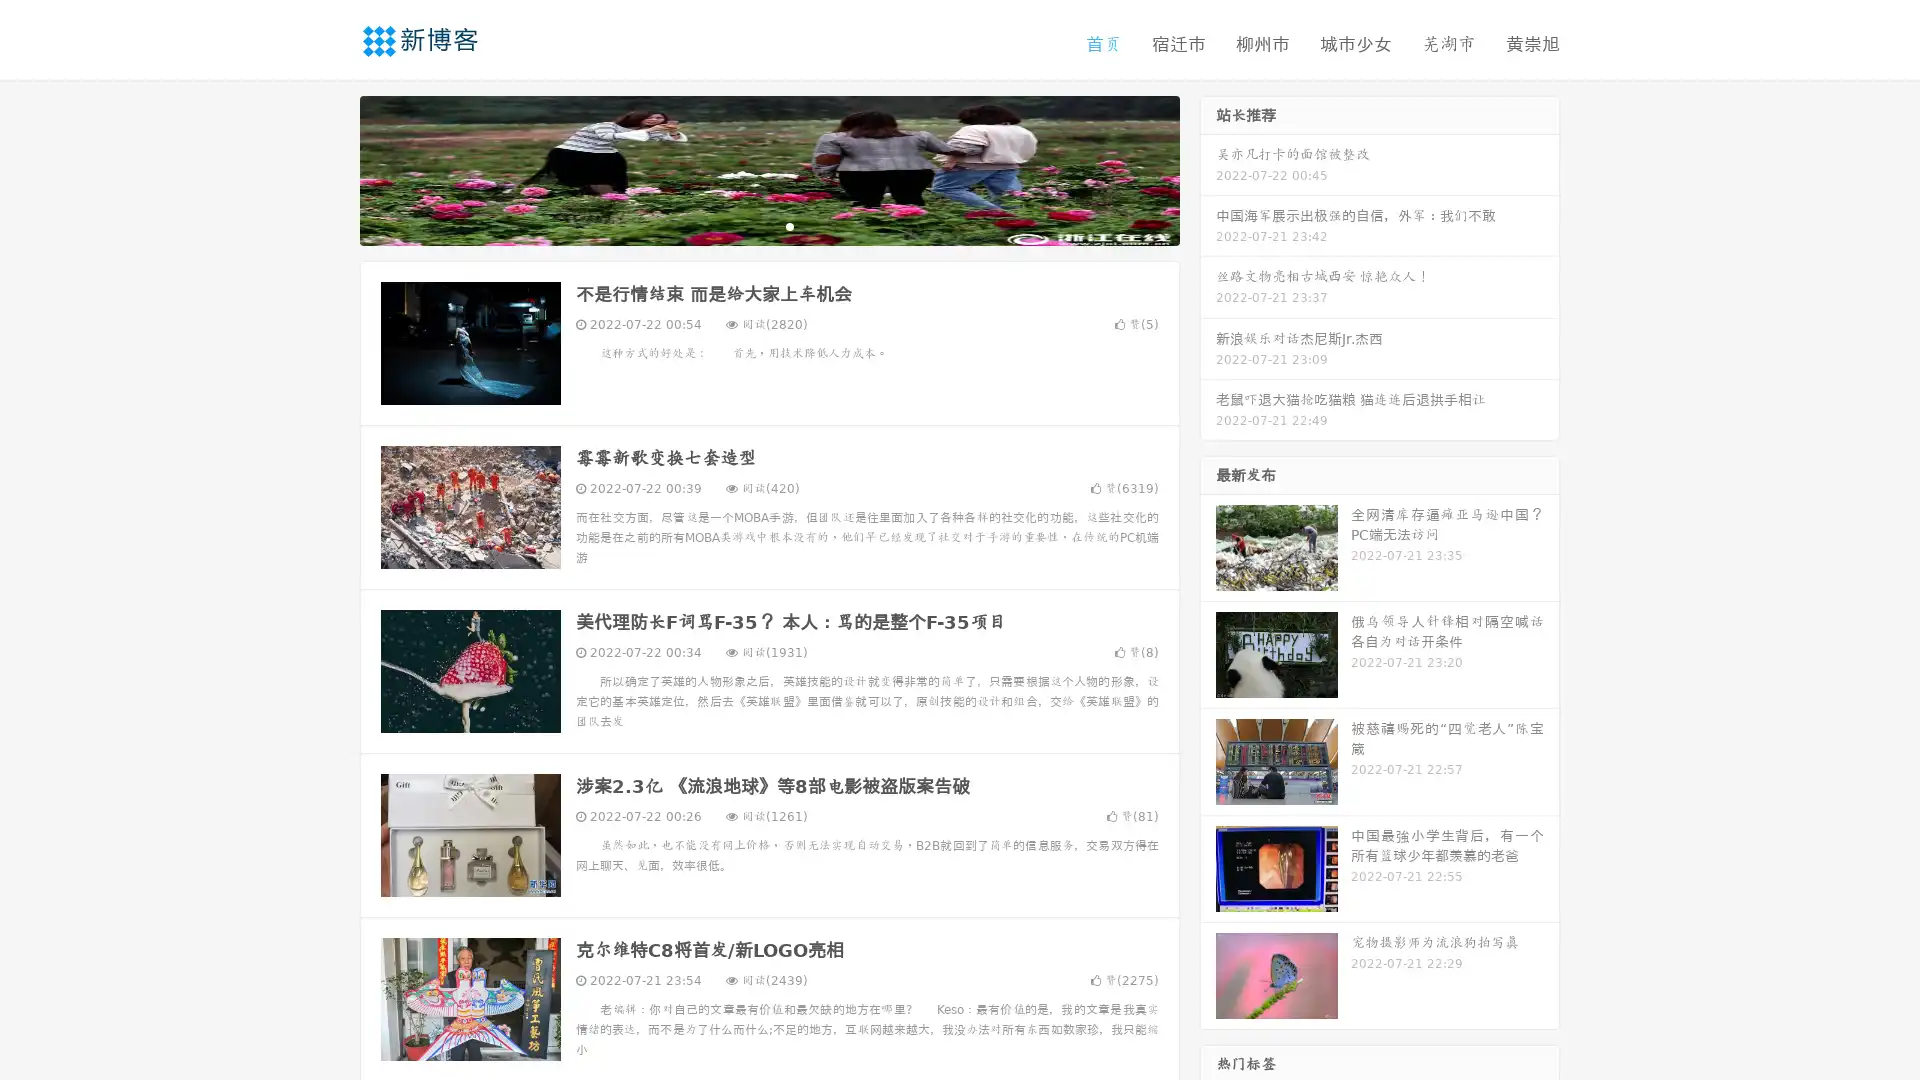 This screenshot has width=1920, height=1080. What do you see at coordinates (748, 225) in the screenshot?
I see `Go to slide 1` at bounding box center [748, 225].